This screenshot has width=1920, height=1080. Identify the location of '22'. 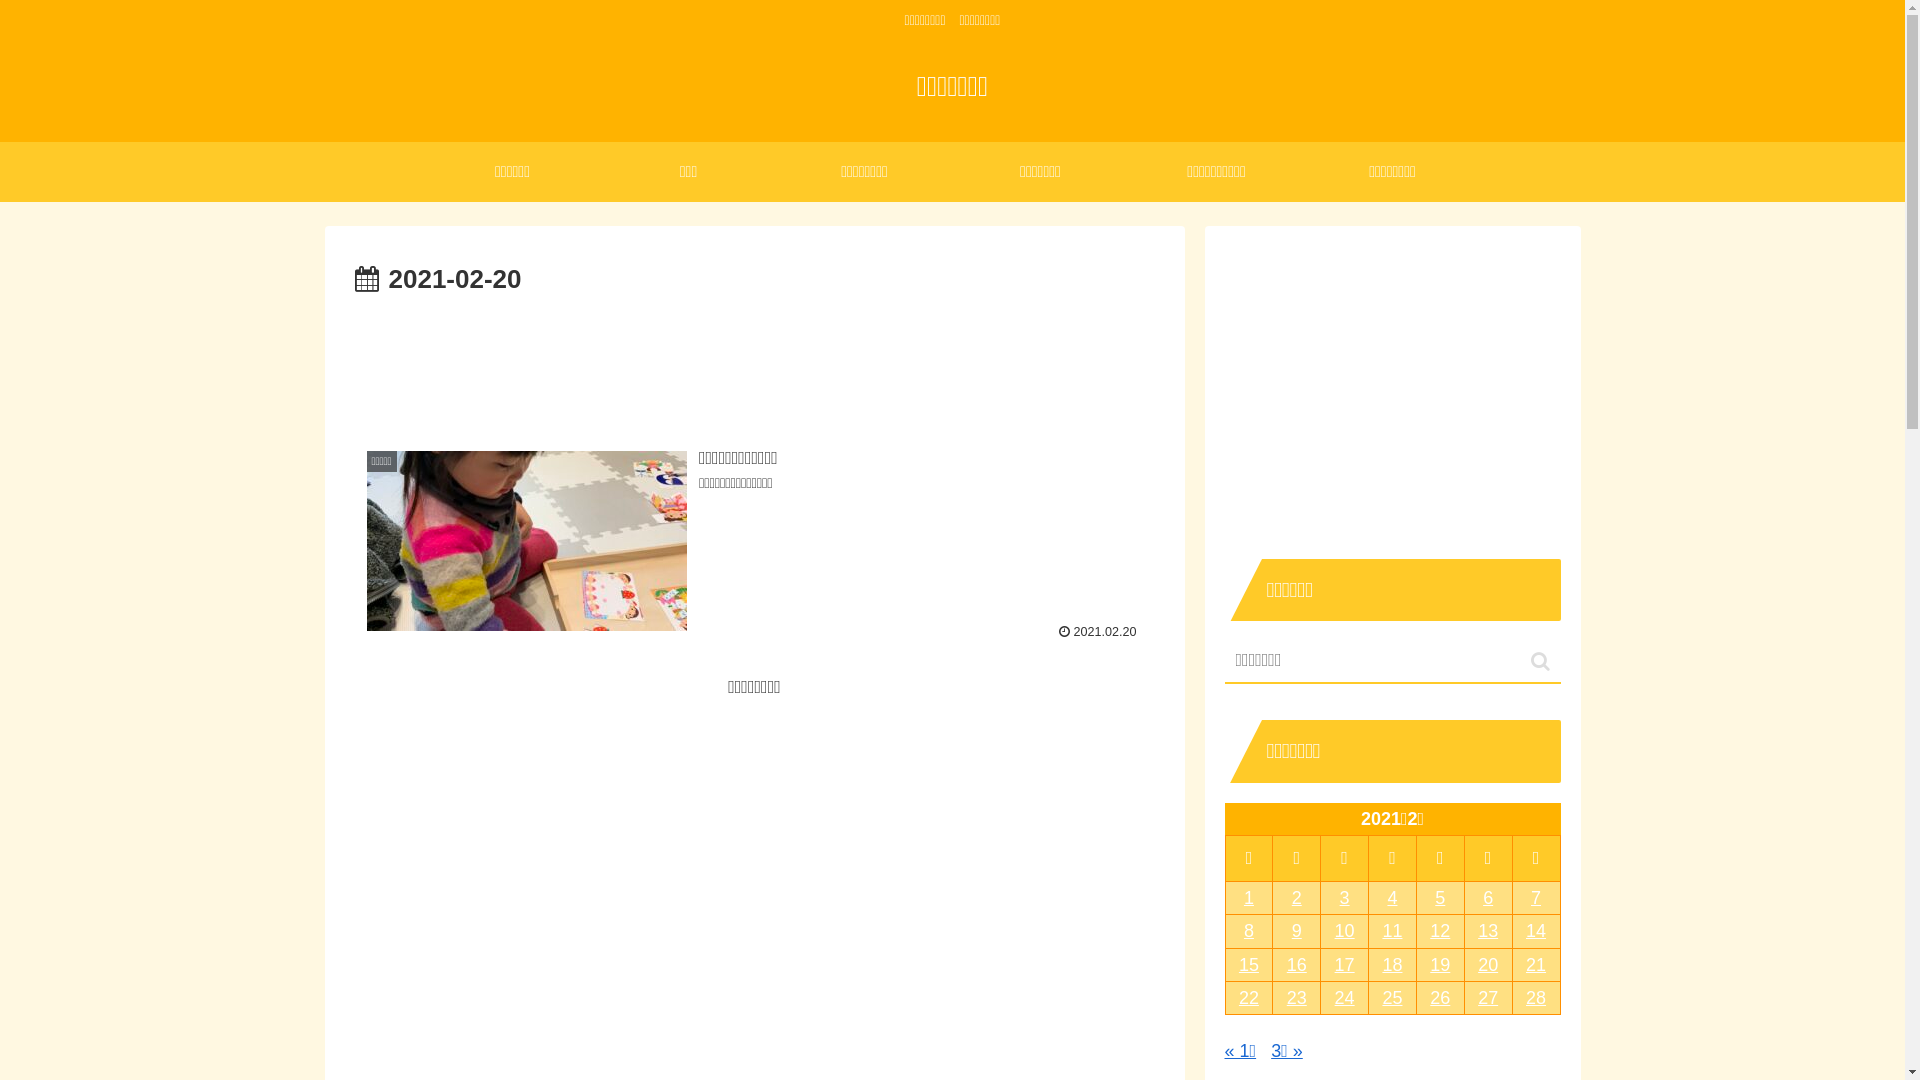
(1224, 998).